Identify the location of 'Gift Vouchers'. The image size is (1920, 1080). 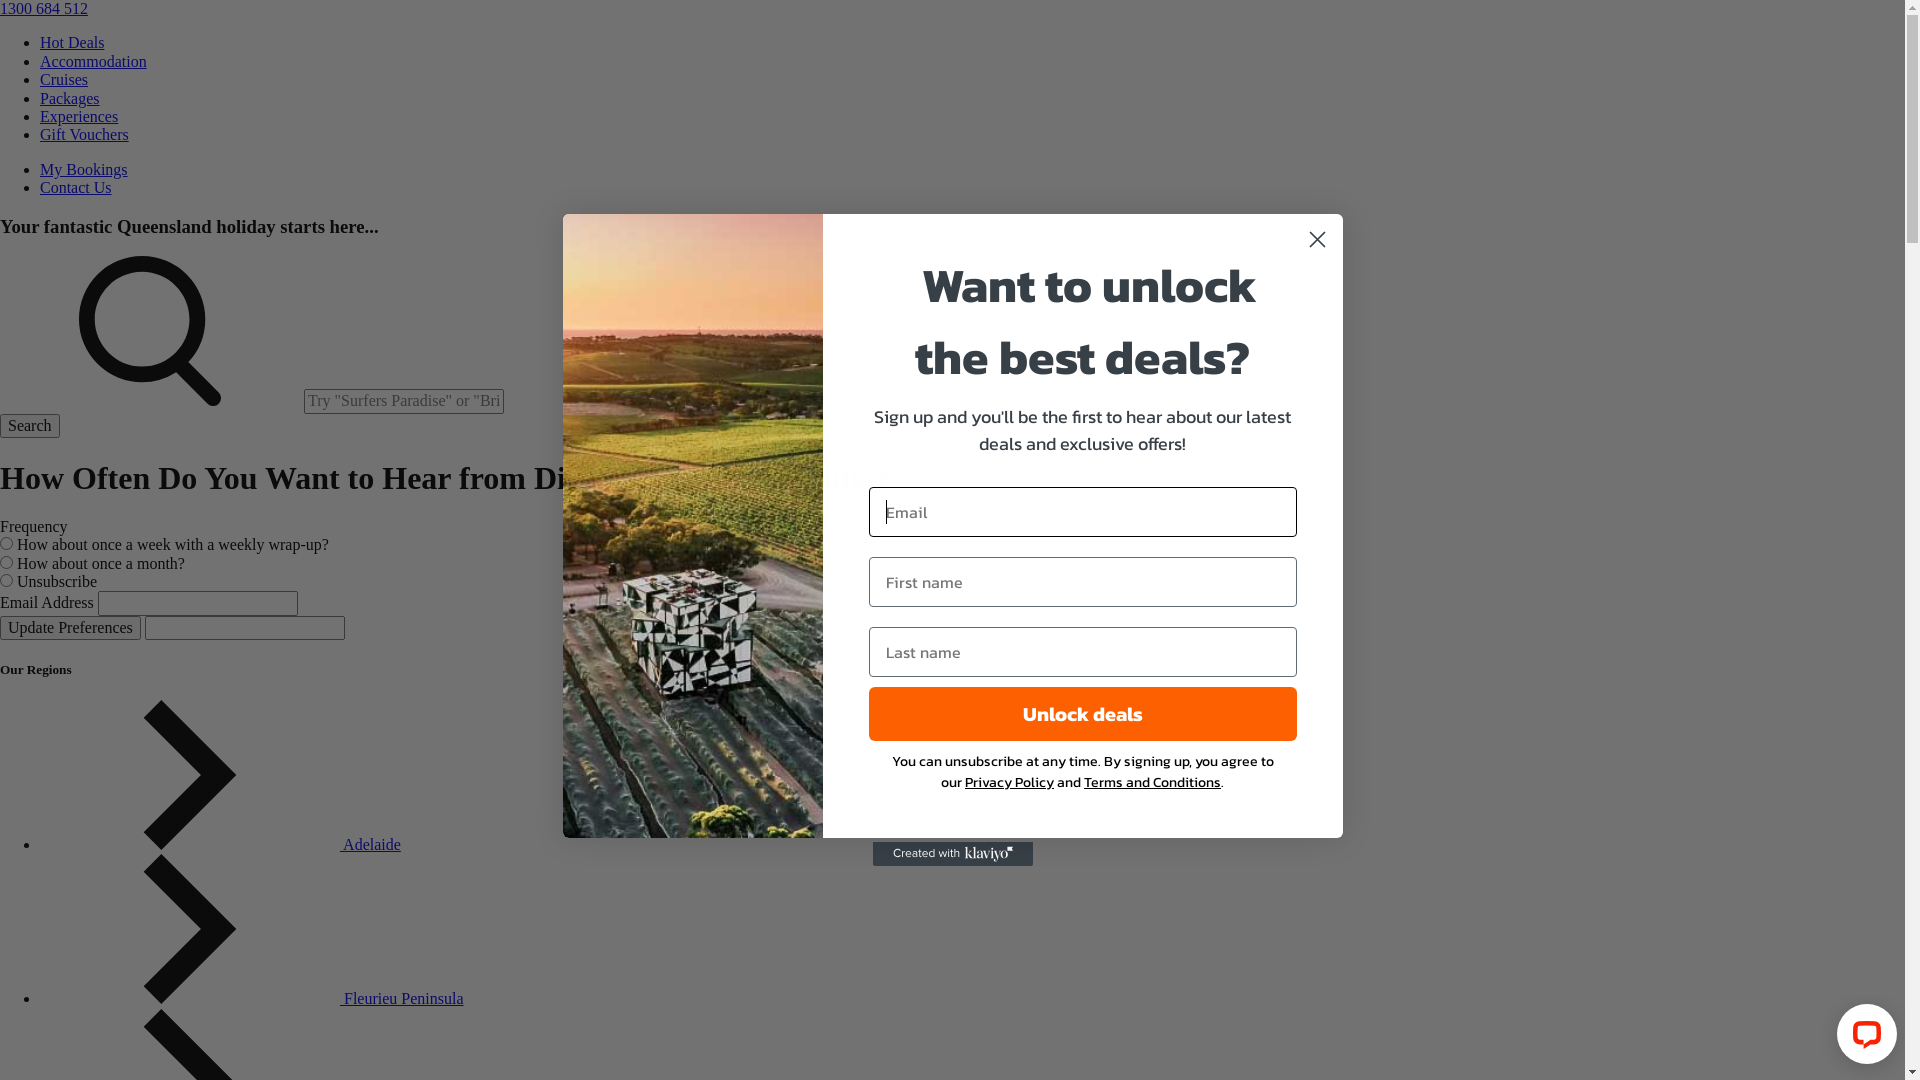
(39, 134).